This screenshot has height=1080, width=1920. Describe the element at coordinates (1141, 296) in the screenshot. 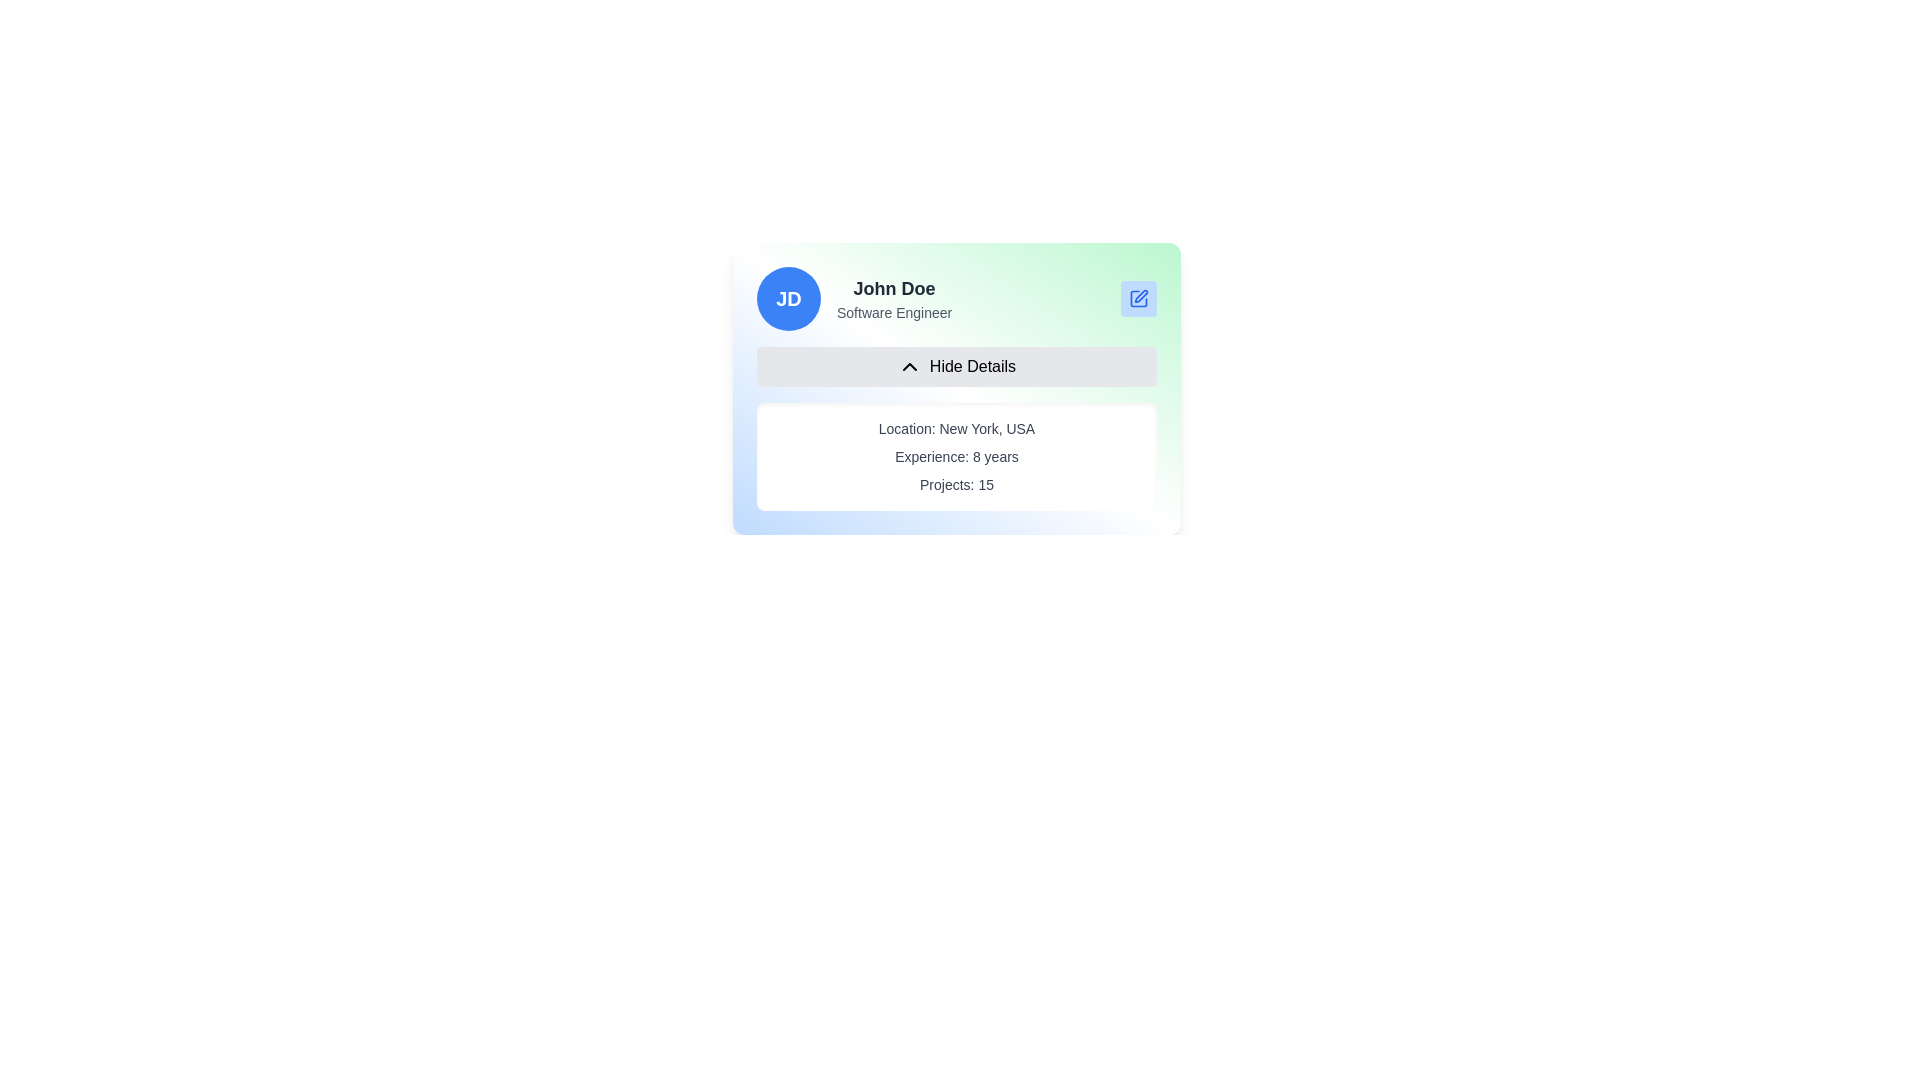

I see `the diagonal pencil icon embedded within a square outline located in the top-right area of the card layout, adjacent to the user's profile section and above the 'Hide Details' button` at that location.